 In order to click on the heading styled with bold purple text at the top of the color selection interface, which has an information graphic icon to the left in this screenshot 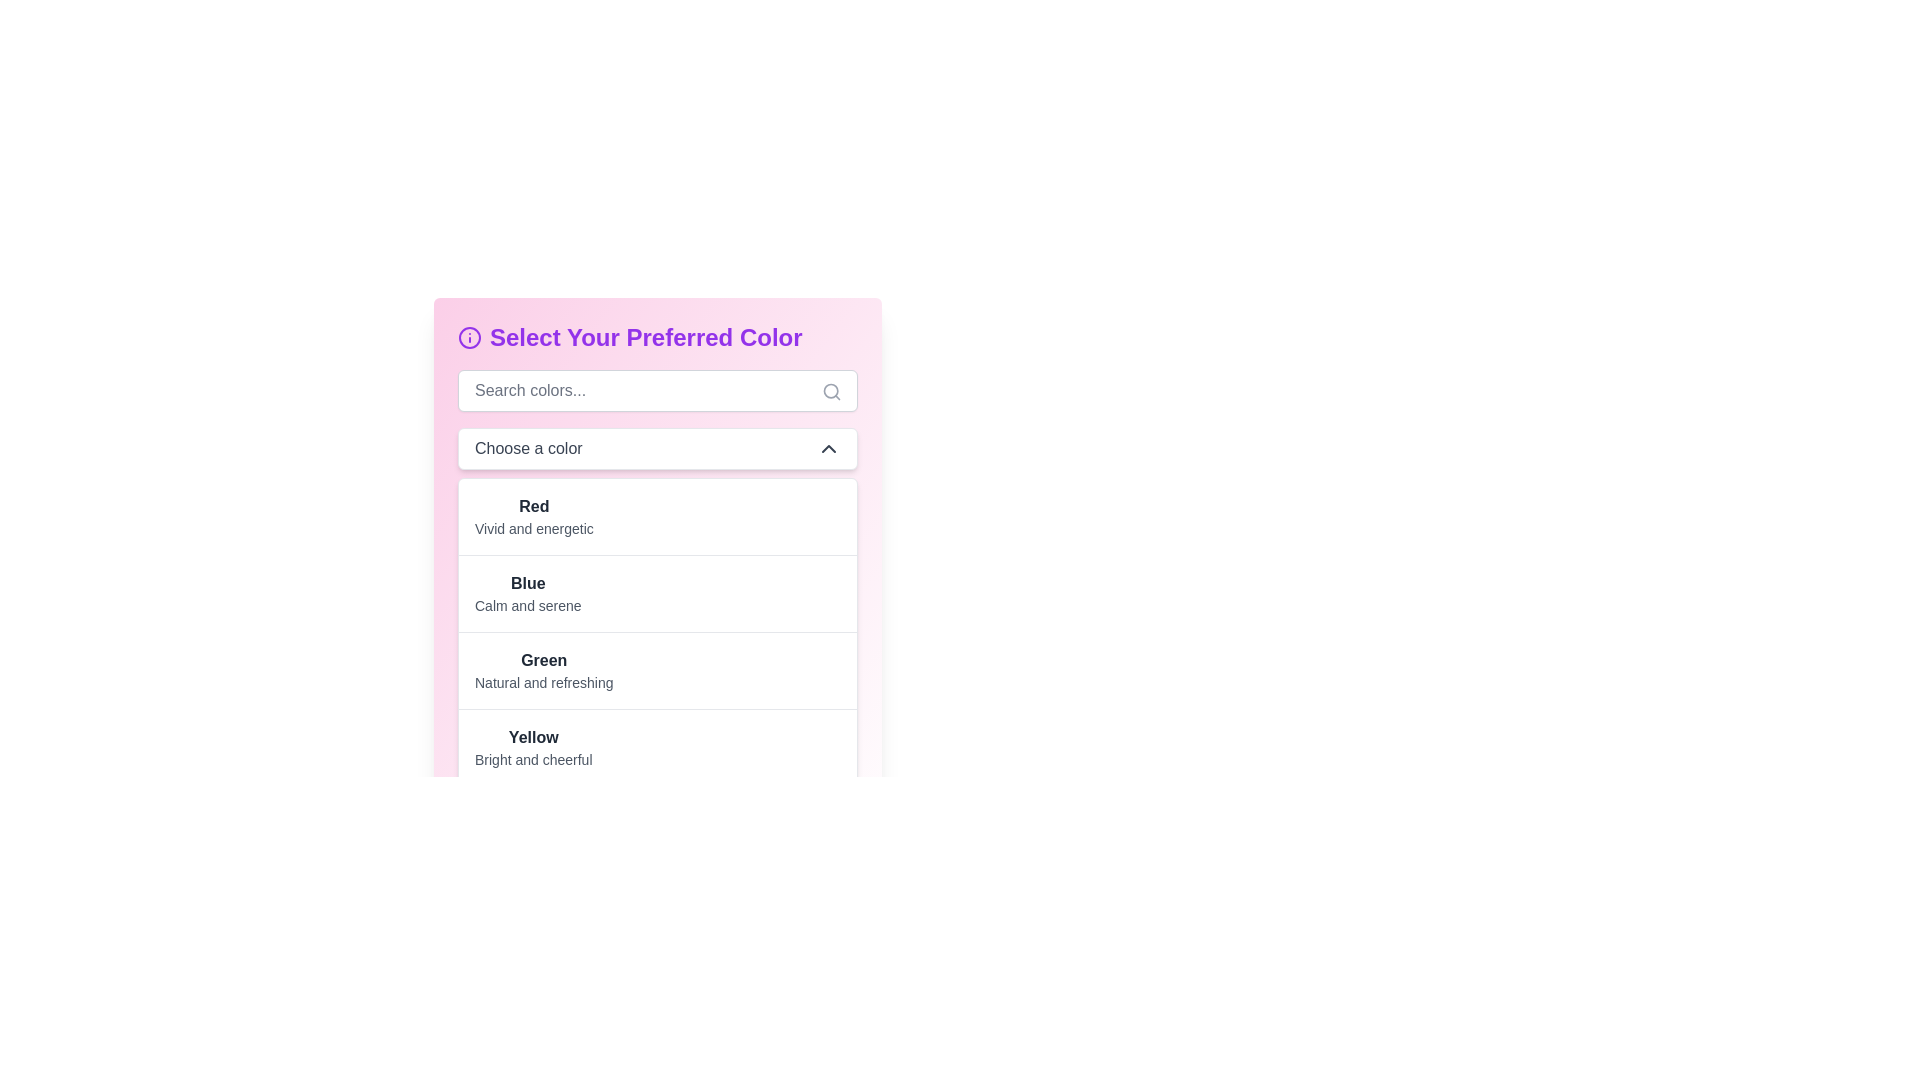, I will do `click(657, 337)`.